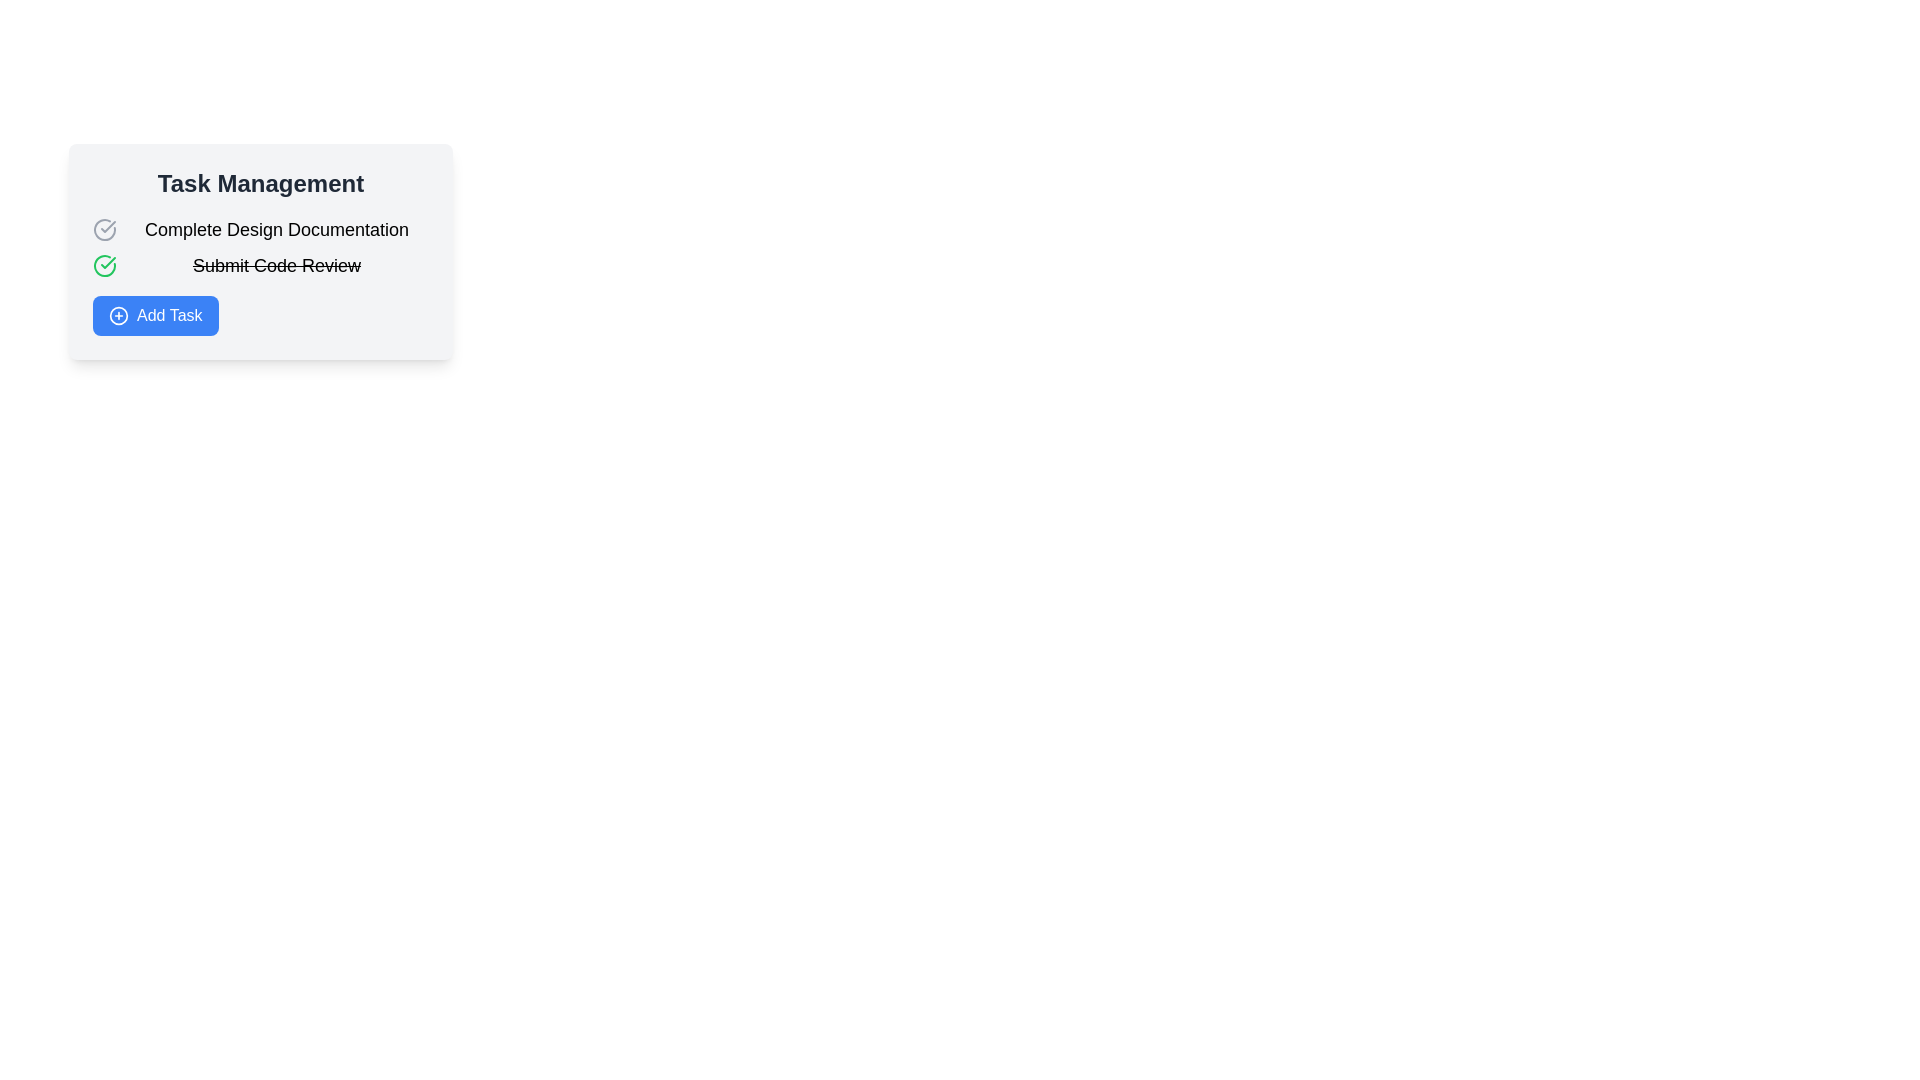 This screenshot has height=1080, width=1920. I want to click on the SVG Circle with a blue border and white fill, located adjacent to the 'Add Task' button, so click(118, 315).